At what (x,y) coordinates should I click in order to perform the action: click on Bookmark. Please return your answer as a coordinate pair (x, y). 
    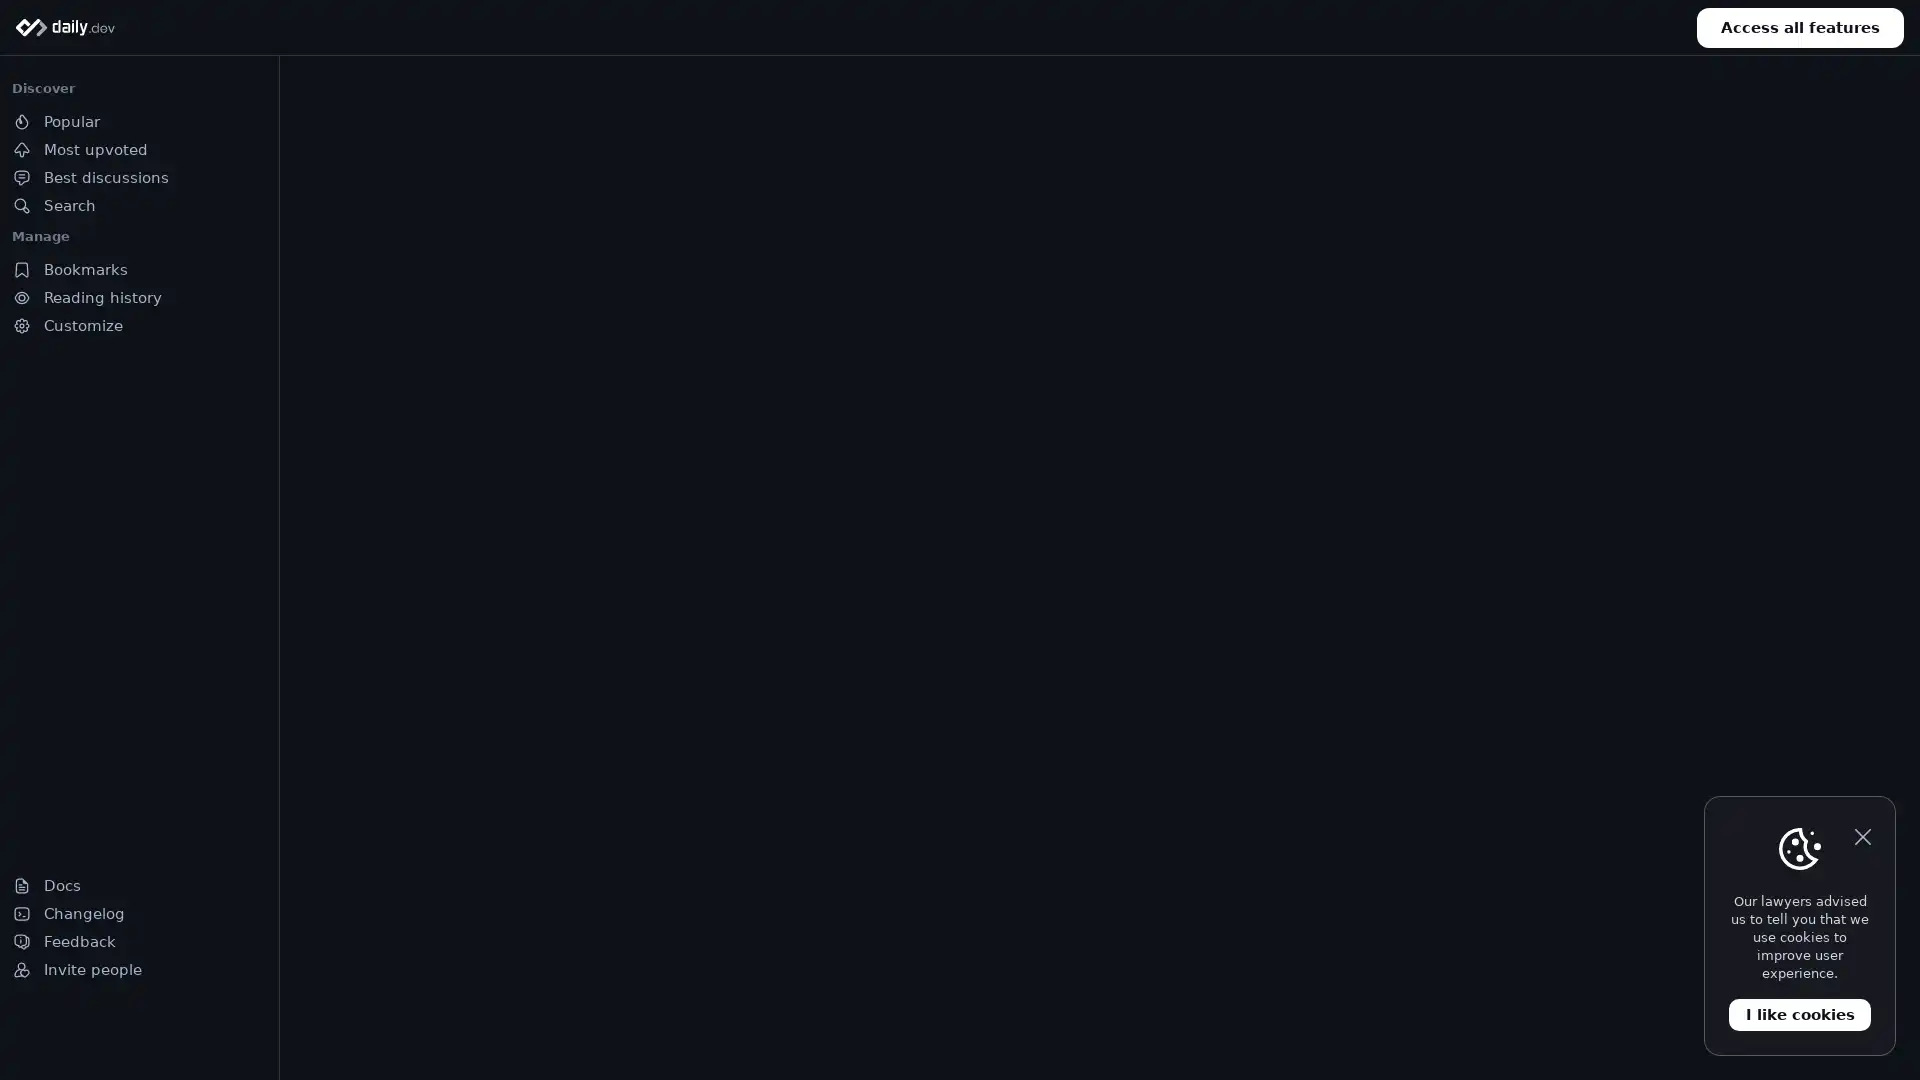
    Looking at the image, I should click on (1038, 975).